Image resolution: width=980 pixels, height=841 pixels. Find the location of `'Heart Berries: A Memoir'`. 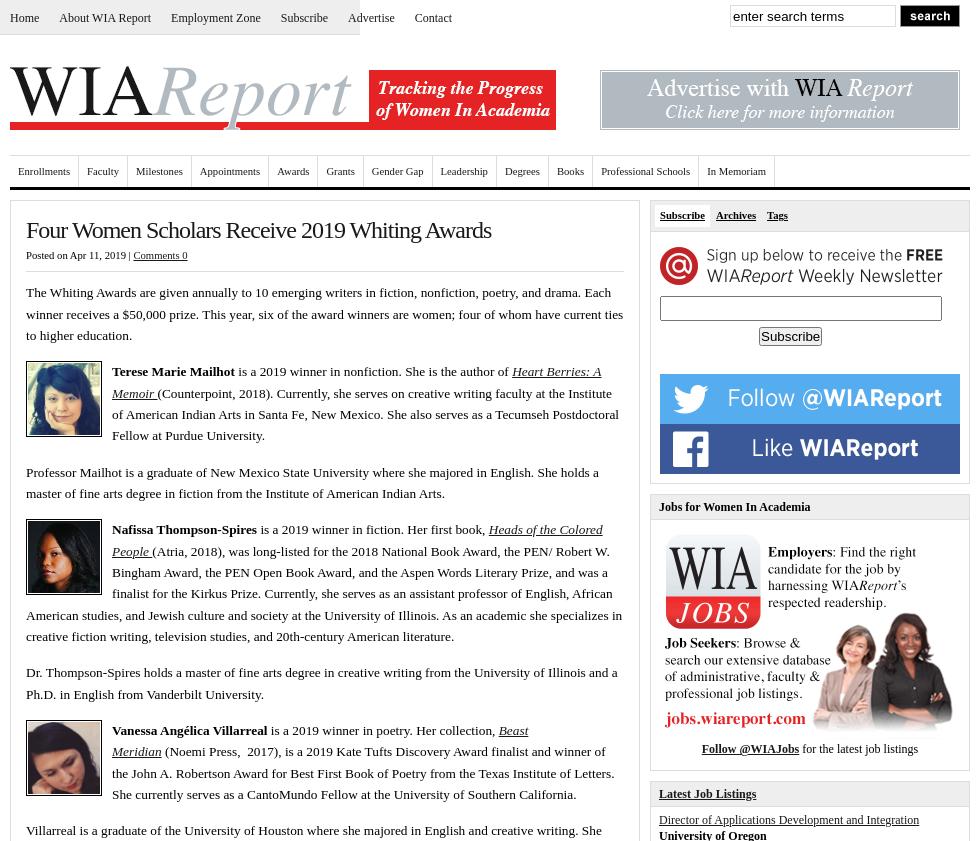

'Heart Berries: A Memoir' is located at coordinates (356, 380).